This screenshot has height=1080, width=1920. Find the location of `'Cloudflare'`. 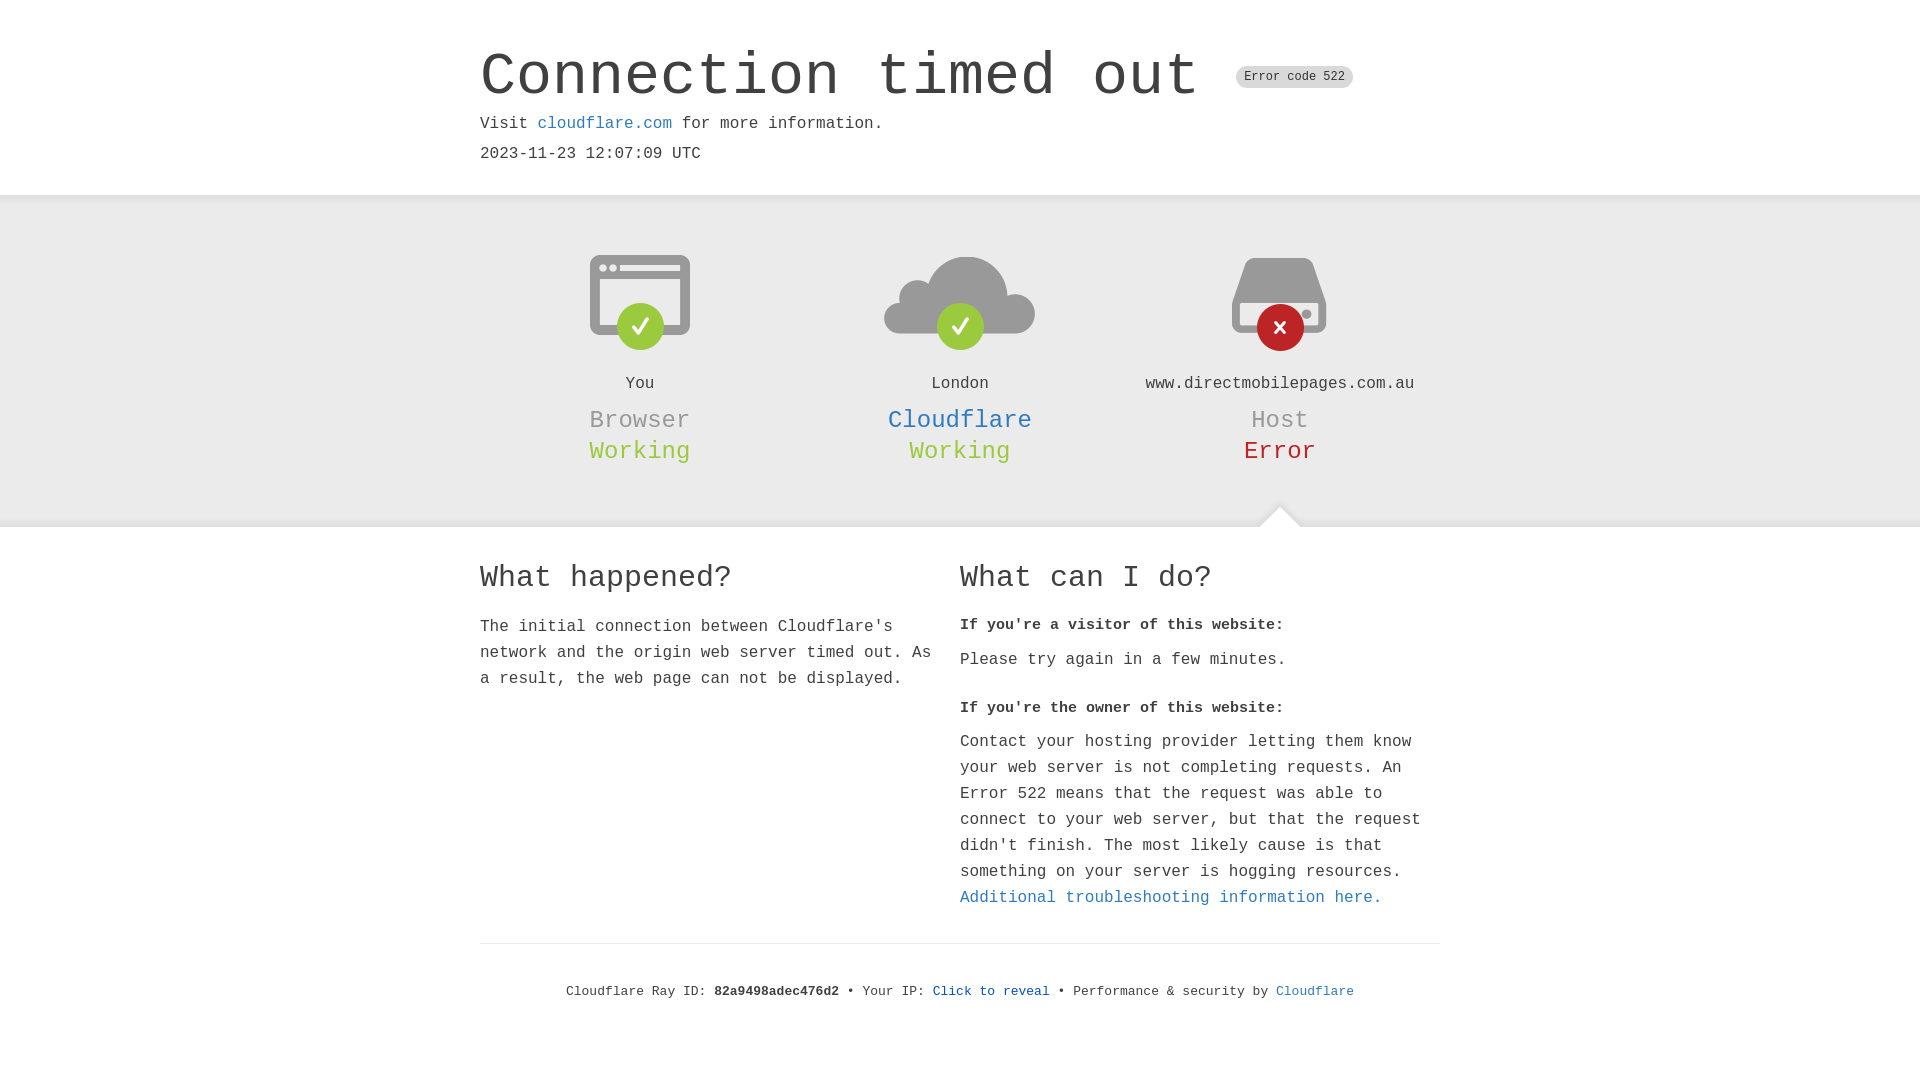

'Cloudflare' is located at coordinates (960, 419).